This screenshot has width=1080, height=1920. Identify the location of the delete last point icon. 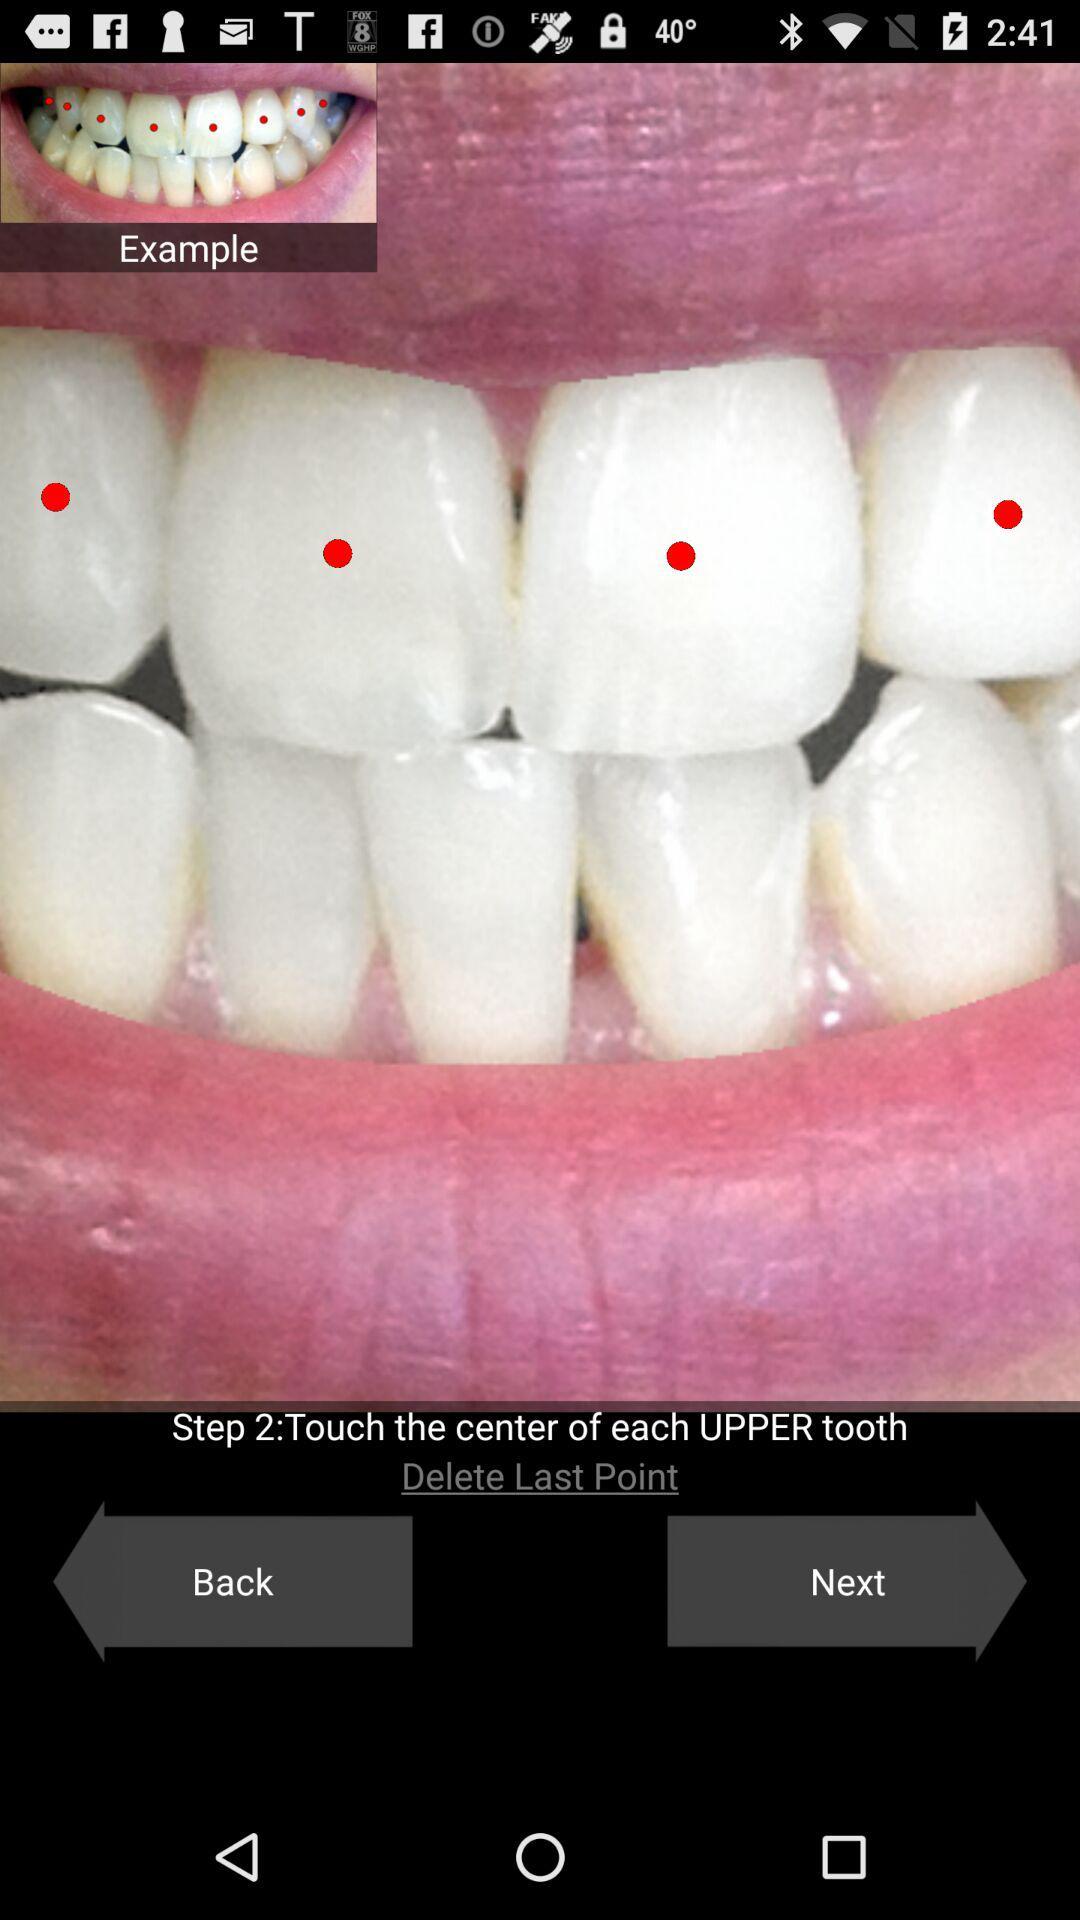
(540, 1475).